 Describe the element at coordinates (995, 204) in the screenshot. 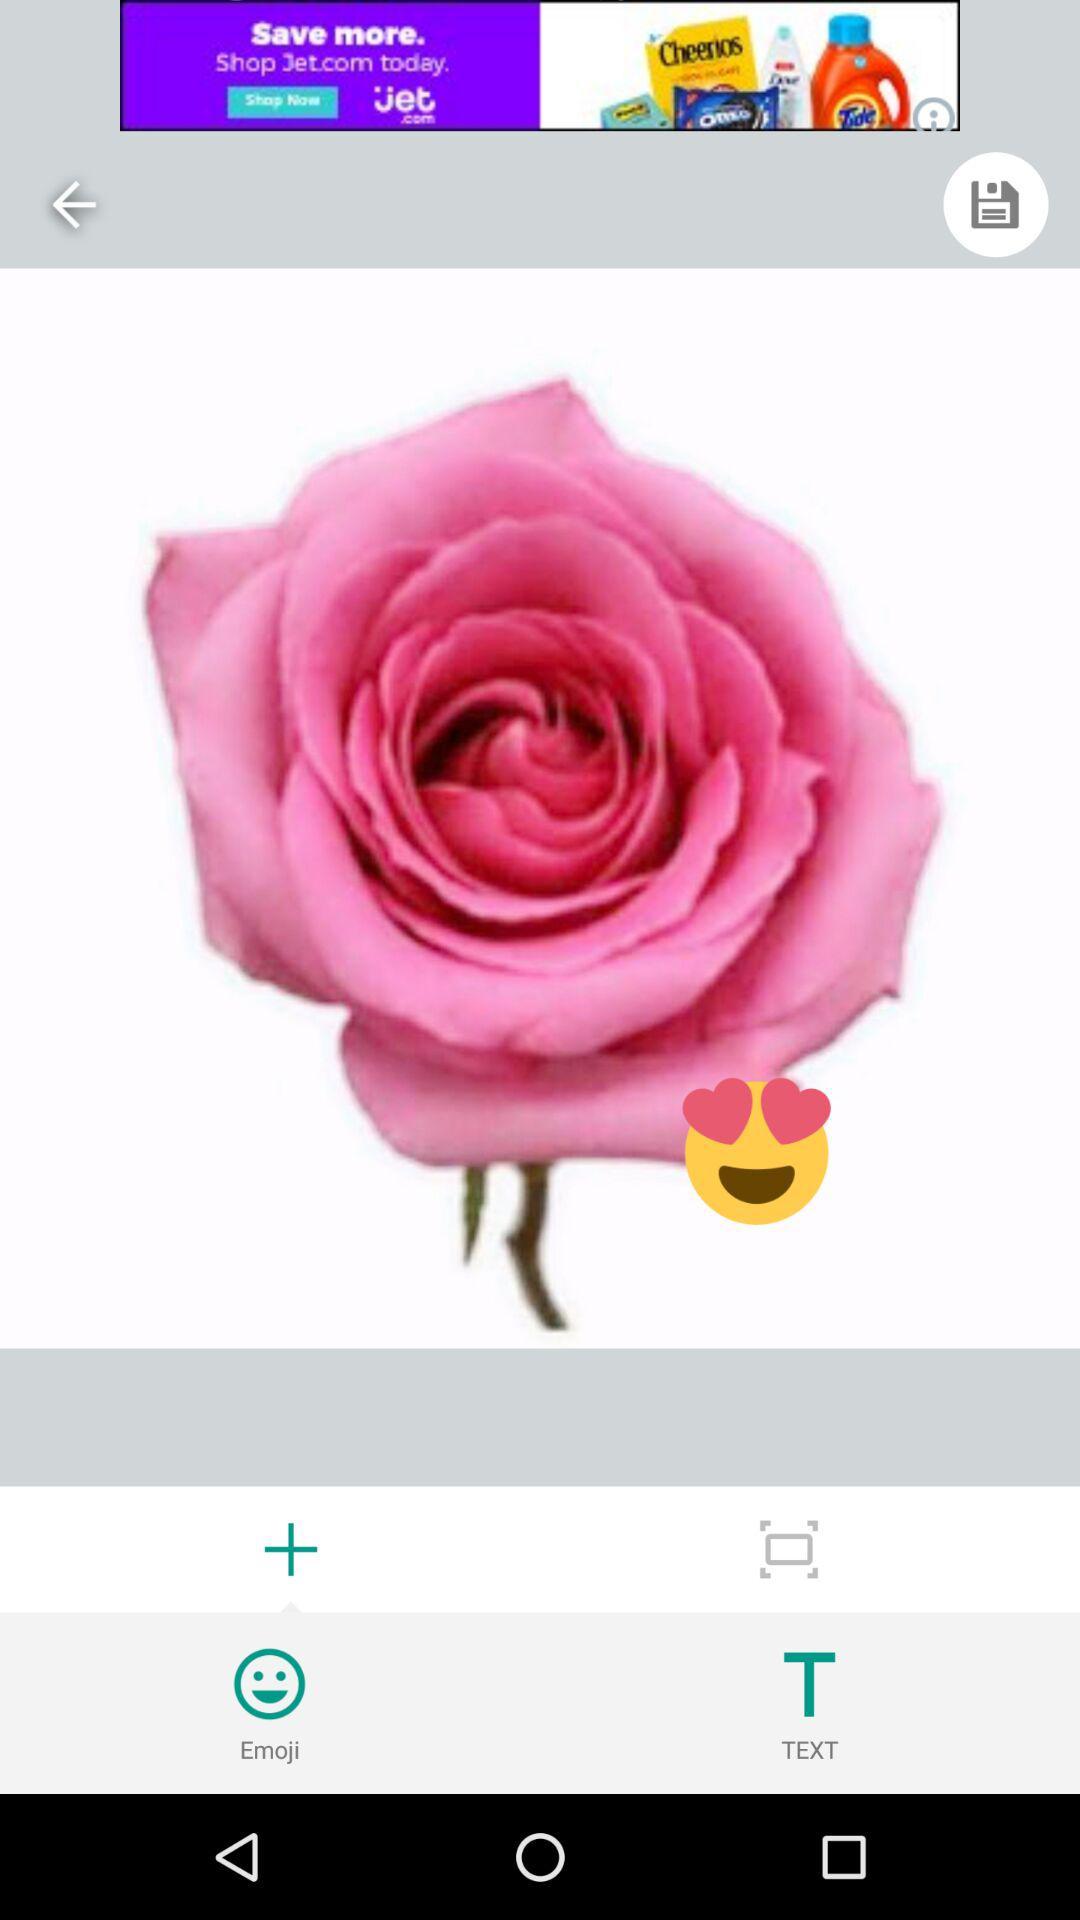

I see `the save icon` at that location.